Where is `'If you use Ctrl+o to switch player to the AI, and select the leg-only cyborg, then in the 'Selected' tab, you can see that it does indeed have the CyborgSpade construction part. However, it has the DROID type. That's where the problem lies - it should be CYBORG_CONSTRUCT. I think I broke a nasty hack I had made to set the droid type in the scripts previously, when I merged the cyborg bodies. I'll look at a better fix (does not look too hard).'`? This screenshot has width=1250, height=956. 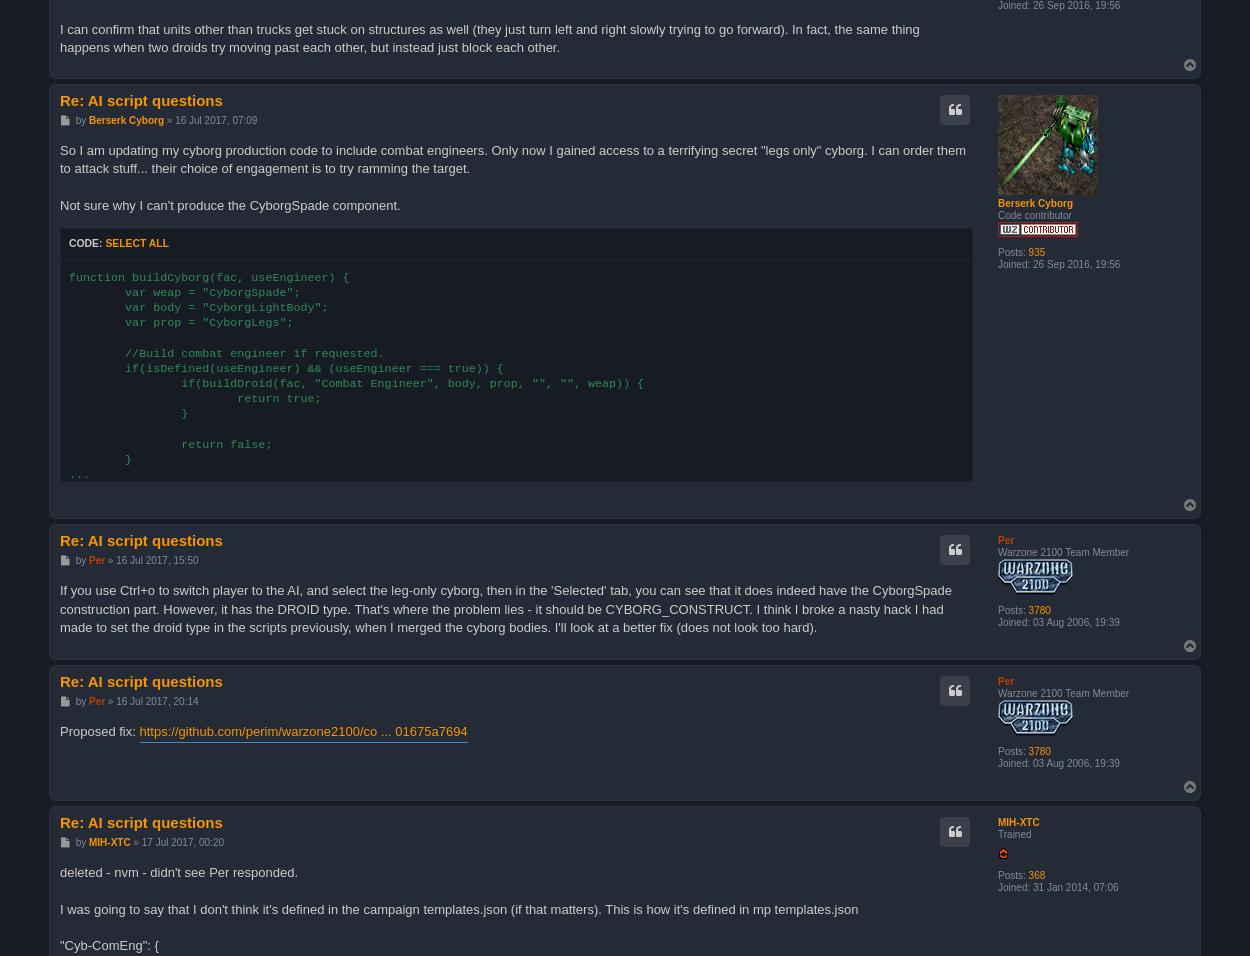
'If you use Ctrl+o to switch player to the AI, and select the leg-only cyborg, then in the 'Selected' tab, you can see that it does indeed have the CyborgSpade construction part. However, it has the DROID type. That's where the problem lies - it should be CYBORG_CONSTRUCT. I think I broke a nasty hack I had made to set the droid type in the scripts previously, when I merged the cyborg bodies. I'll look at a better fix (does not look too hard).' is located at coordinates (506, 608).